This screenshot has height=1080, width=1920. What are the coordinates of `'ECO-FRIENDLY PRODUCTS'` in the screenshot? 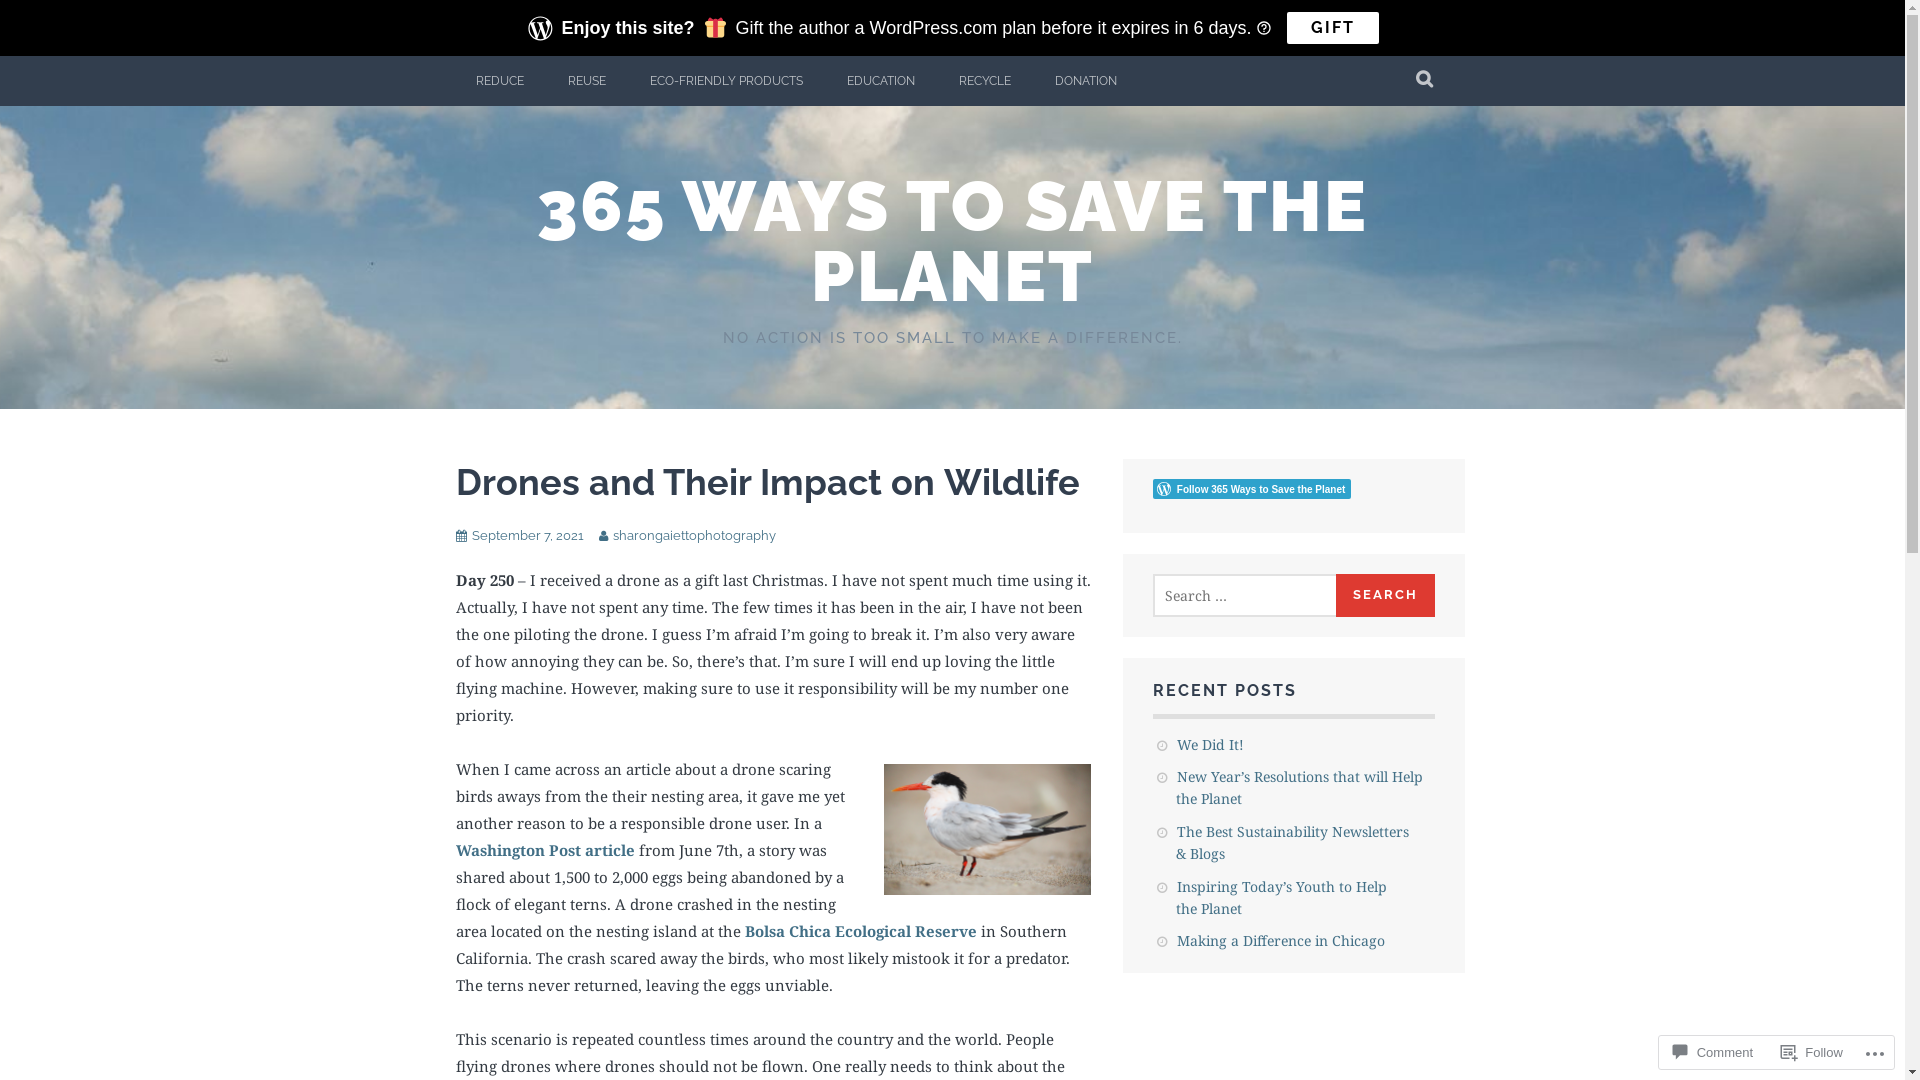 It's located at (628, 80).